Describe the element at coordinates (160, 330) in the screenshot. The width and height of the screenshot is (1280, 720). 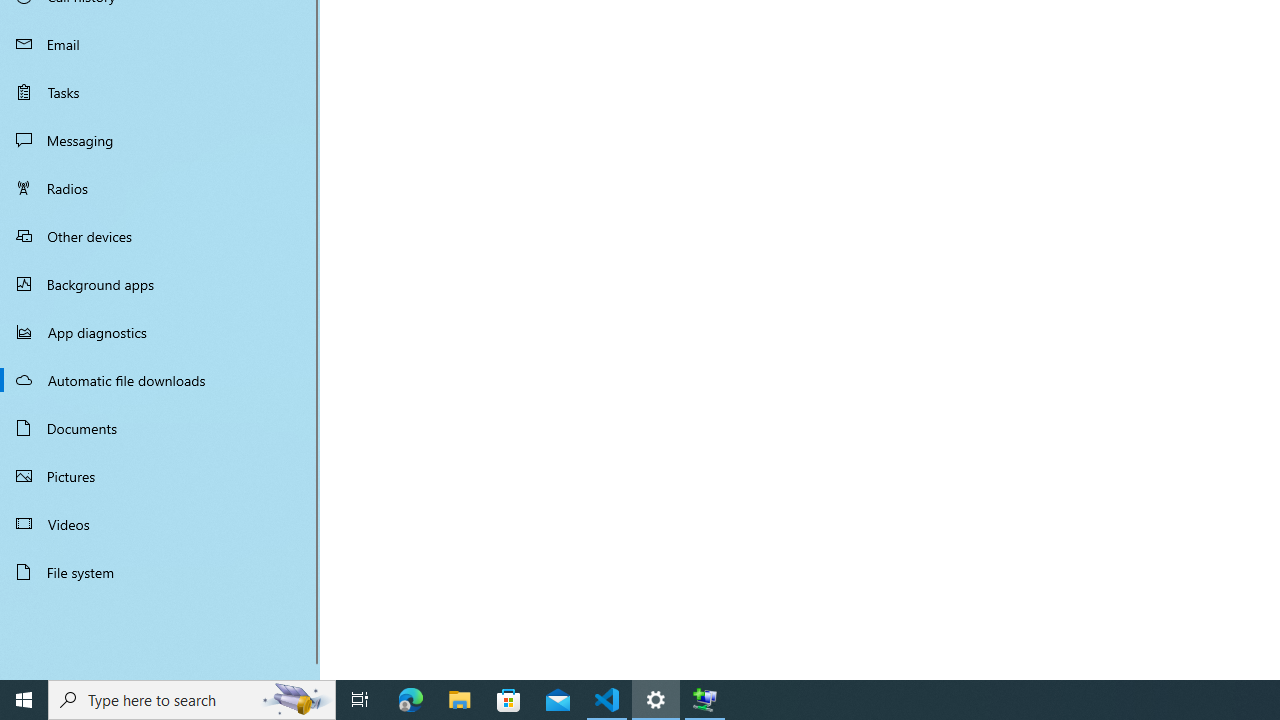
I see `'App diagnostics'` at that location.